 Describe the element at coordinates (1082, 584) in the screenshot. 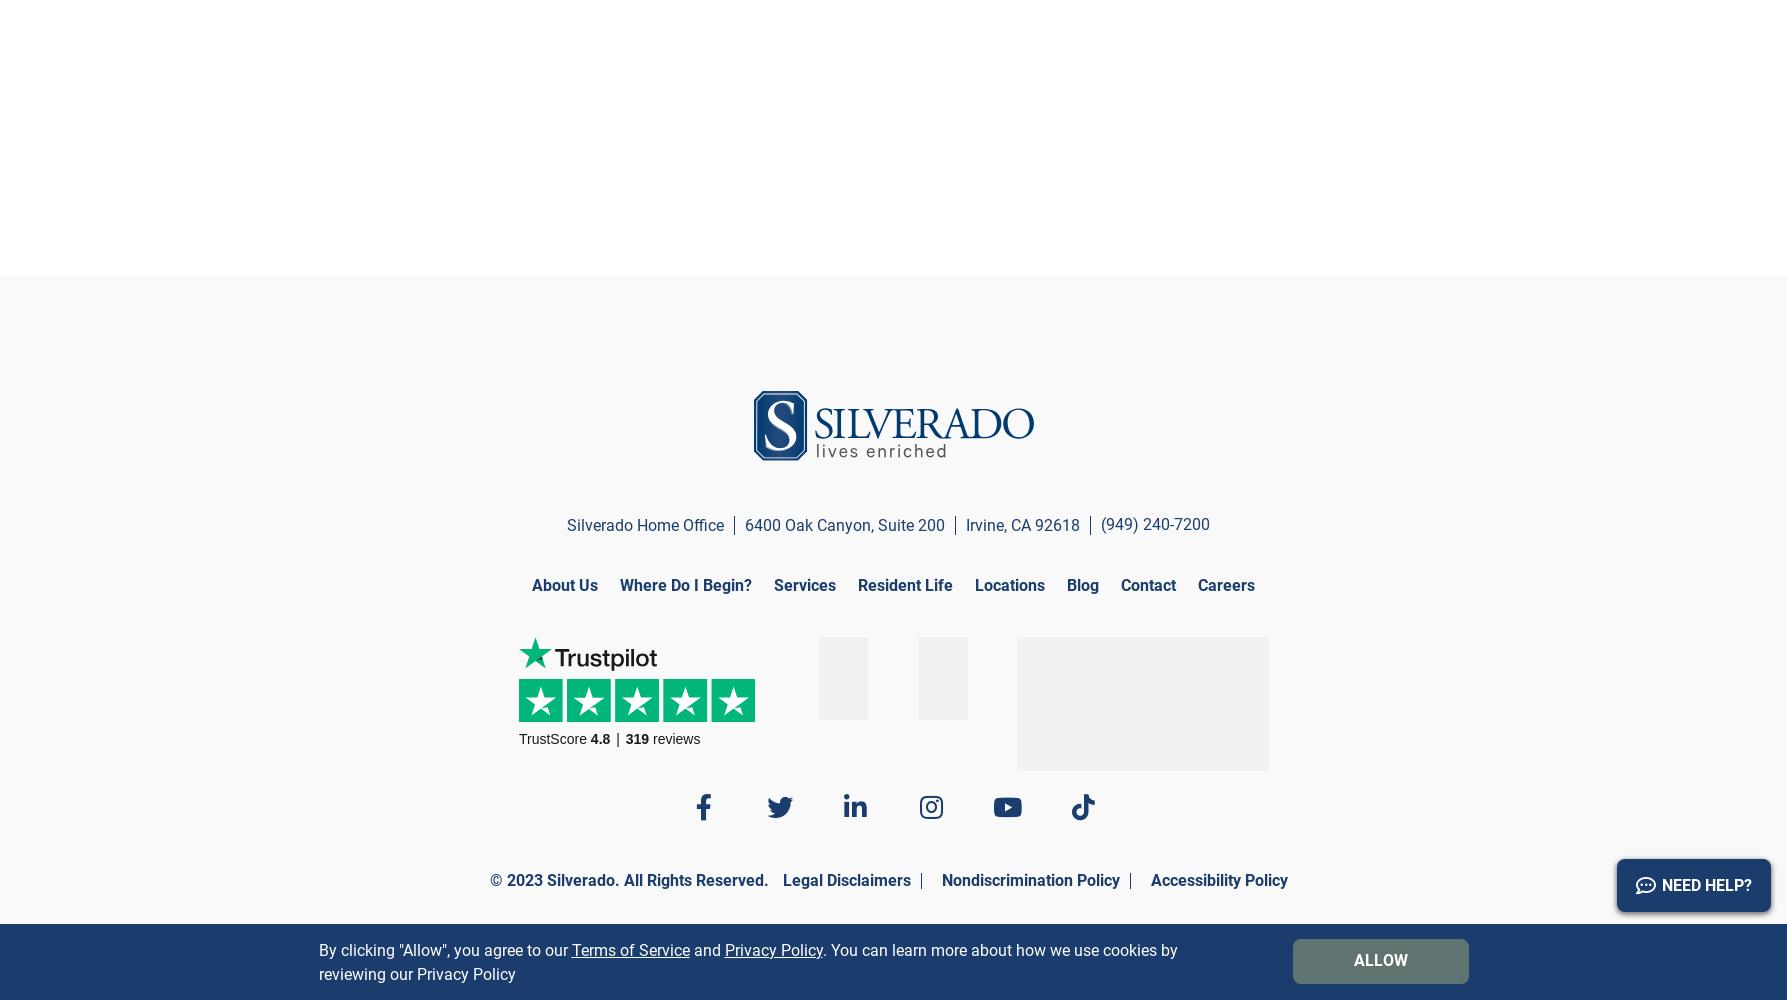

I see `'Blog'` at that location.